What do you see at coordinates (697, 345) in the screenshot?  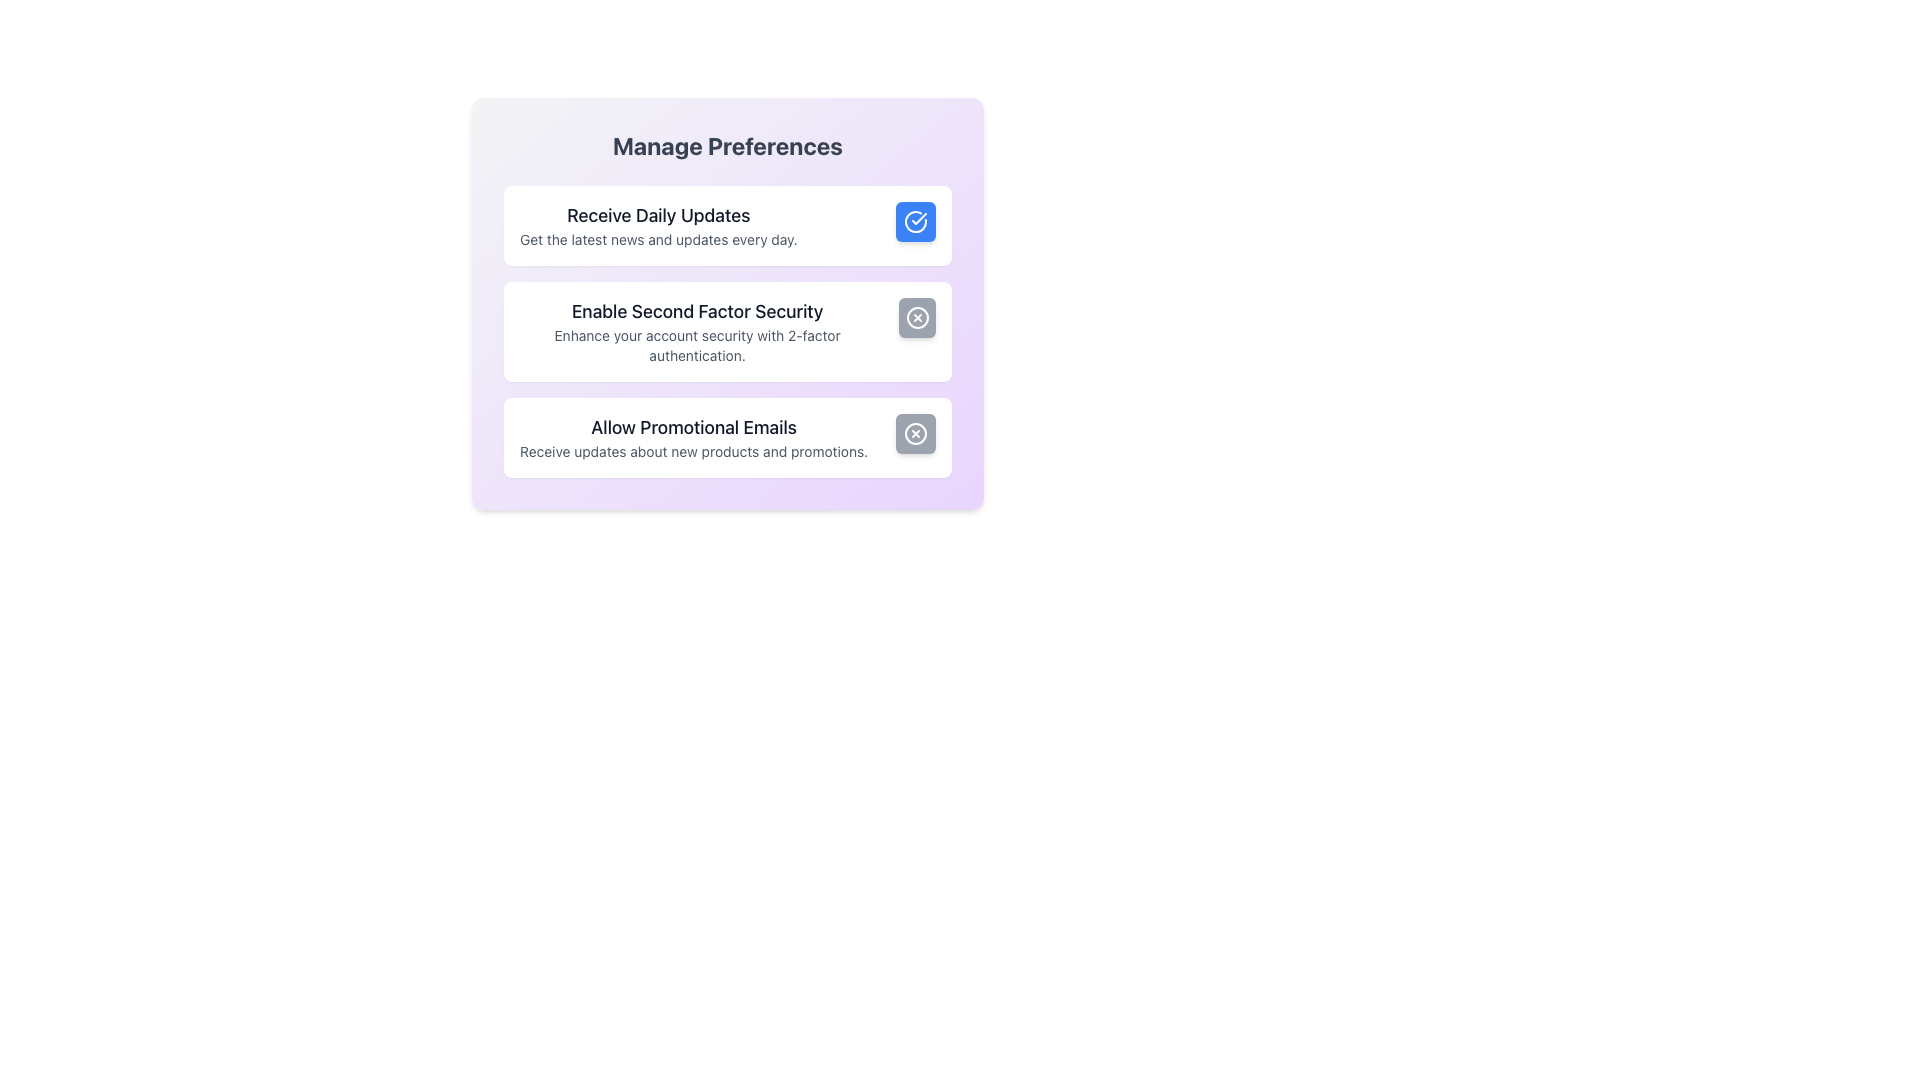 I see `descriptive text element providing context about the 'Enable Second Factor Security' option, located below the title in the 'Manage Preferences' section` at bounding box center [697, 345].